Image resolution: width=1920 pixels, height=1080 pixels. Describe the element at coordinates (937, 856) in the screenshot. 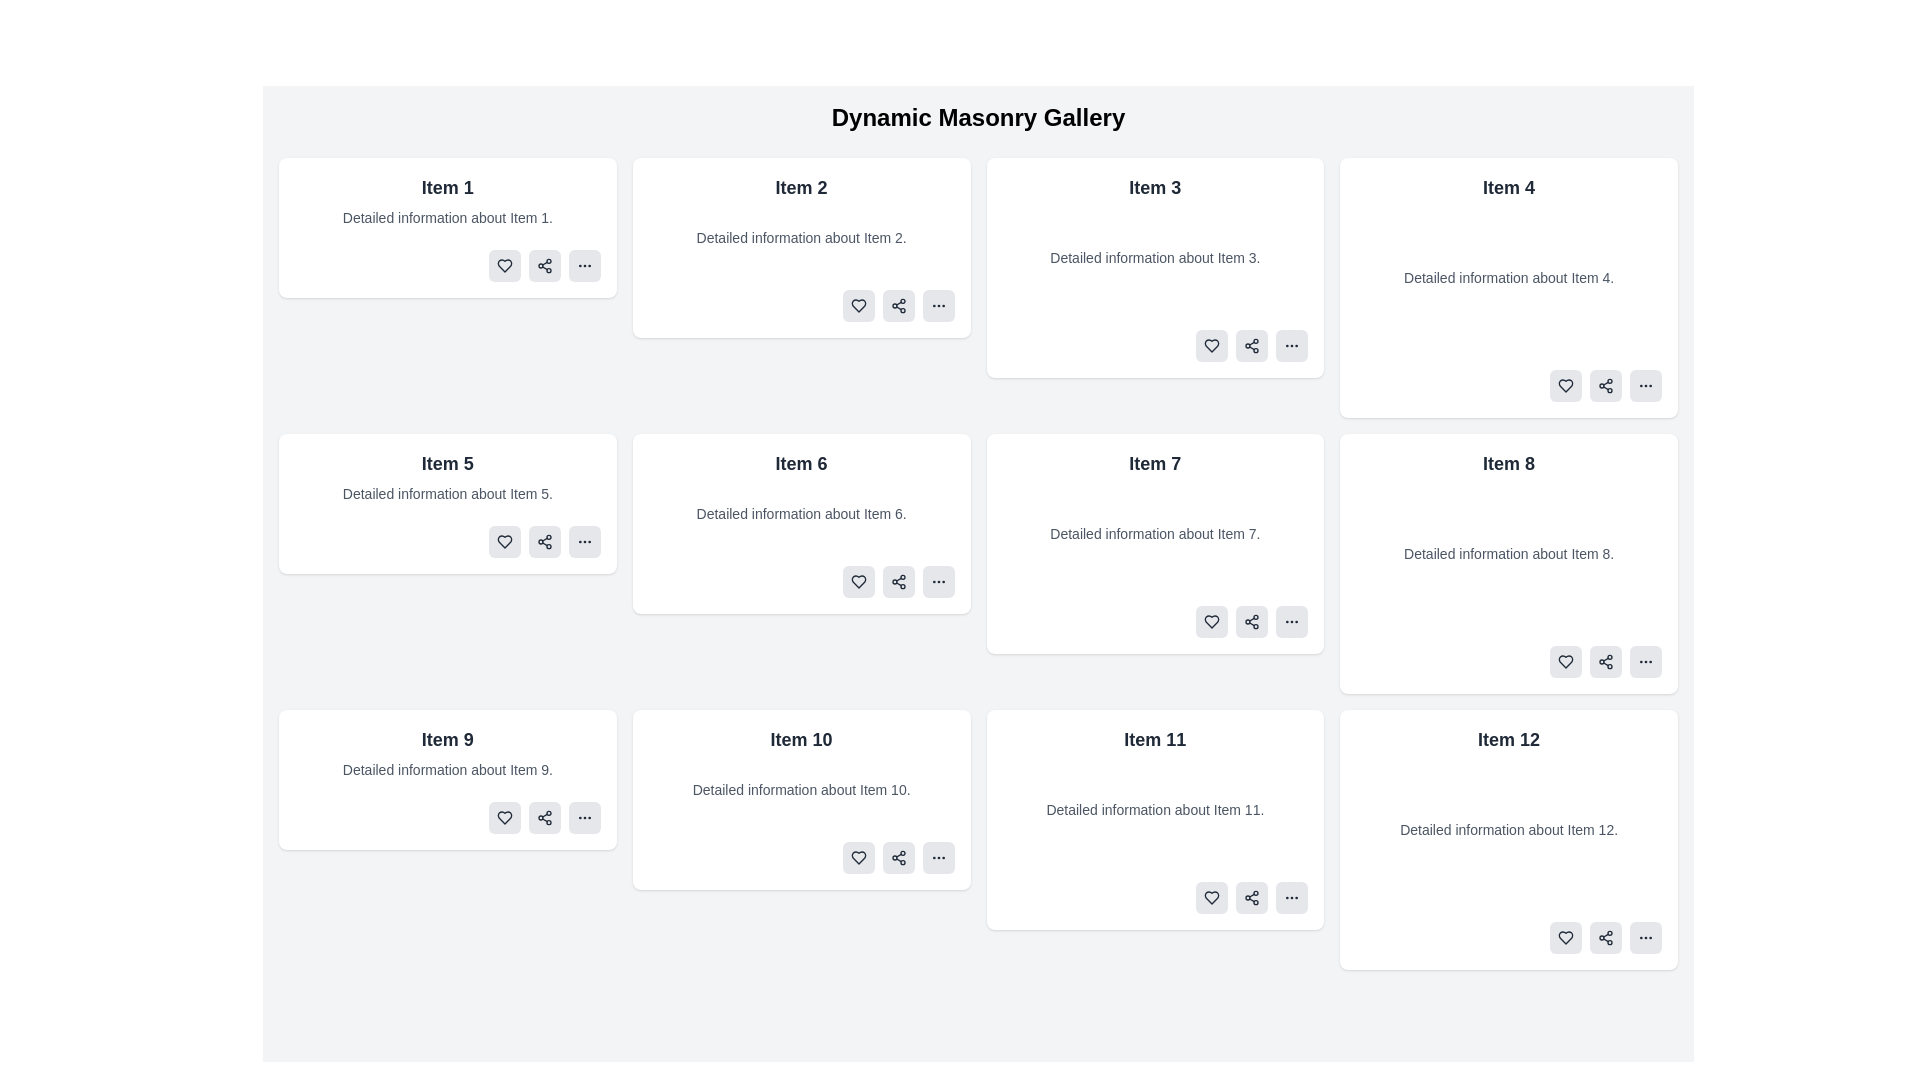

I see `the Three-dot menu icon located at the bottom-right corner of the 'Item 10' card` at that location.